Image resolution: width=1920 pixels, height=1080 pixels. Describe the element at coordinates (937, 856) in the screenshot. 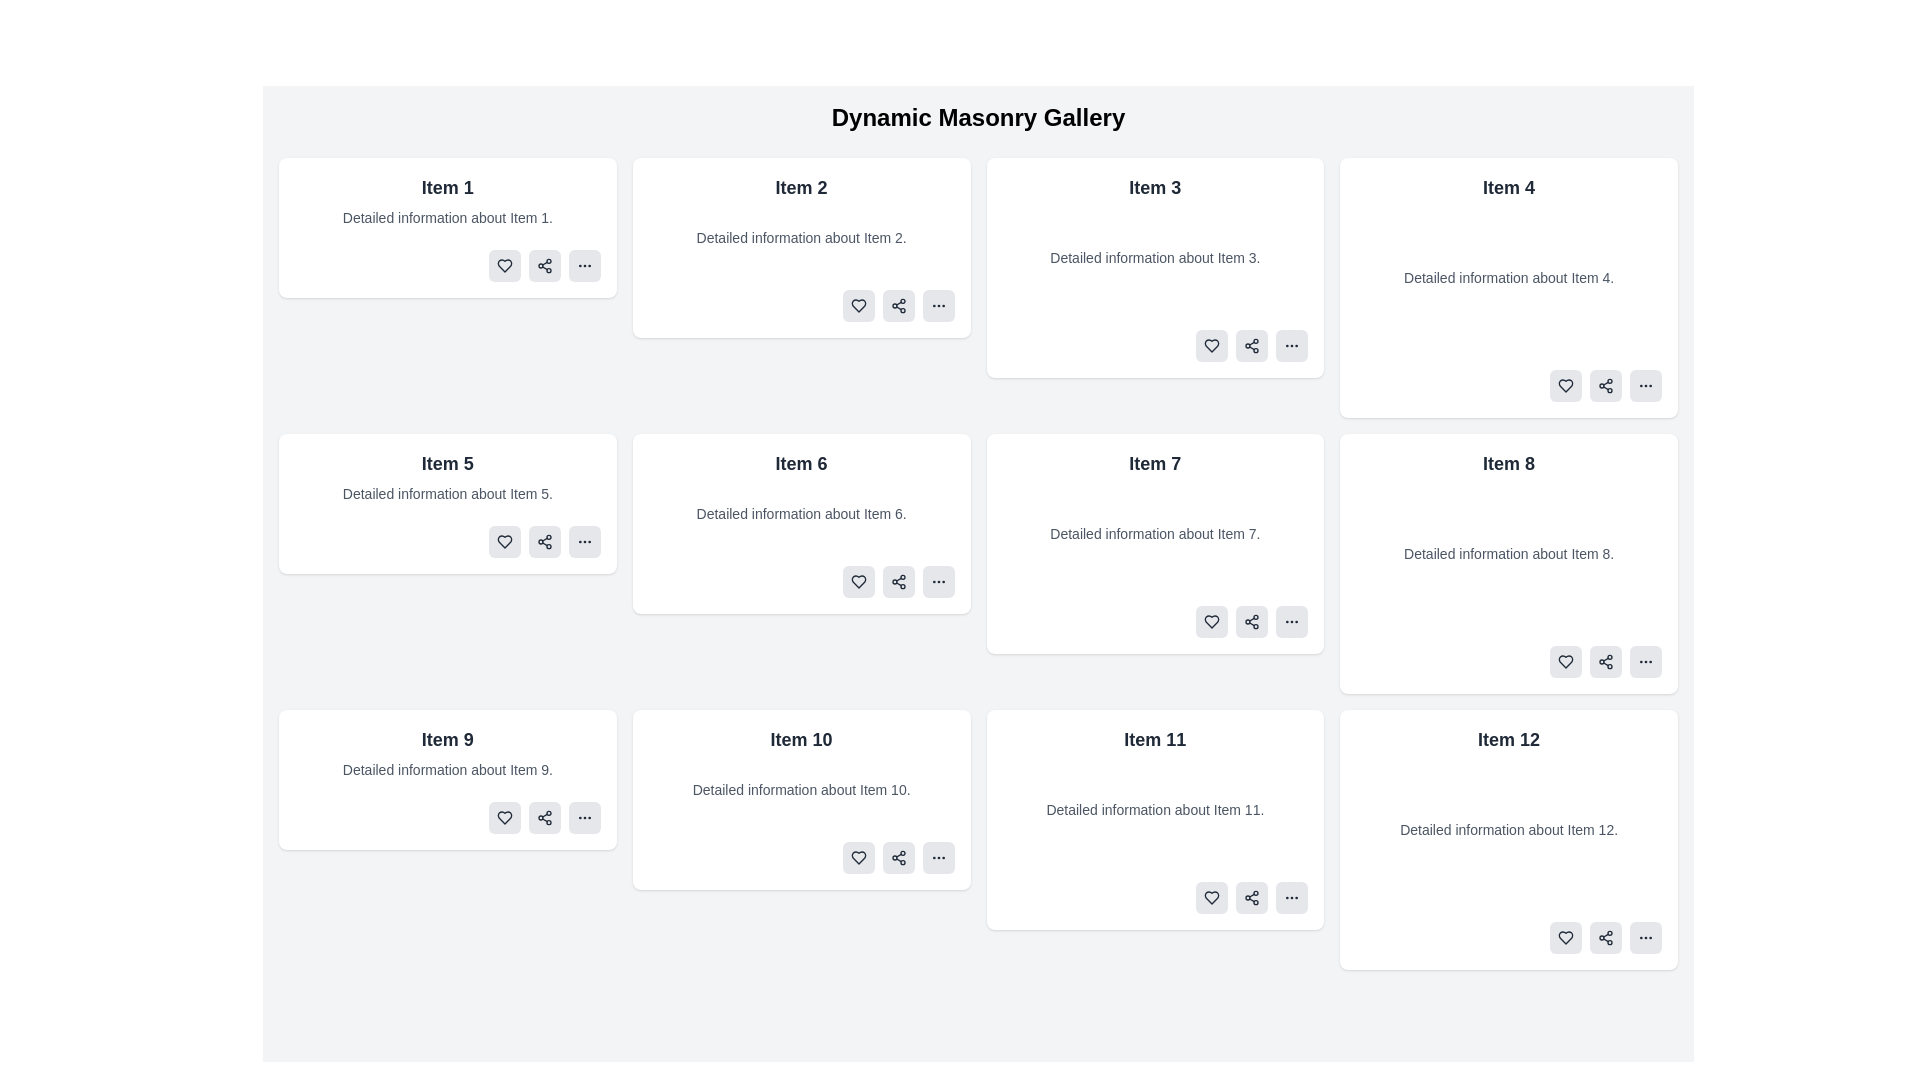

I see `the Three-dot menu icon located at the bottom-right corner of the 'Item 10' card` at that location.